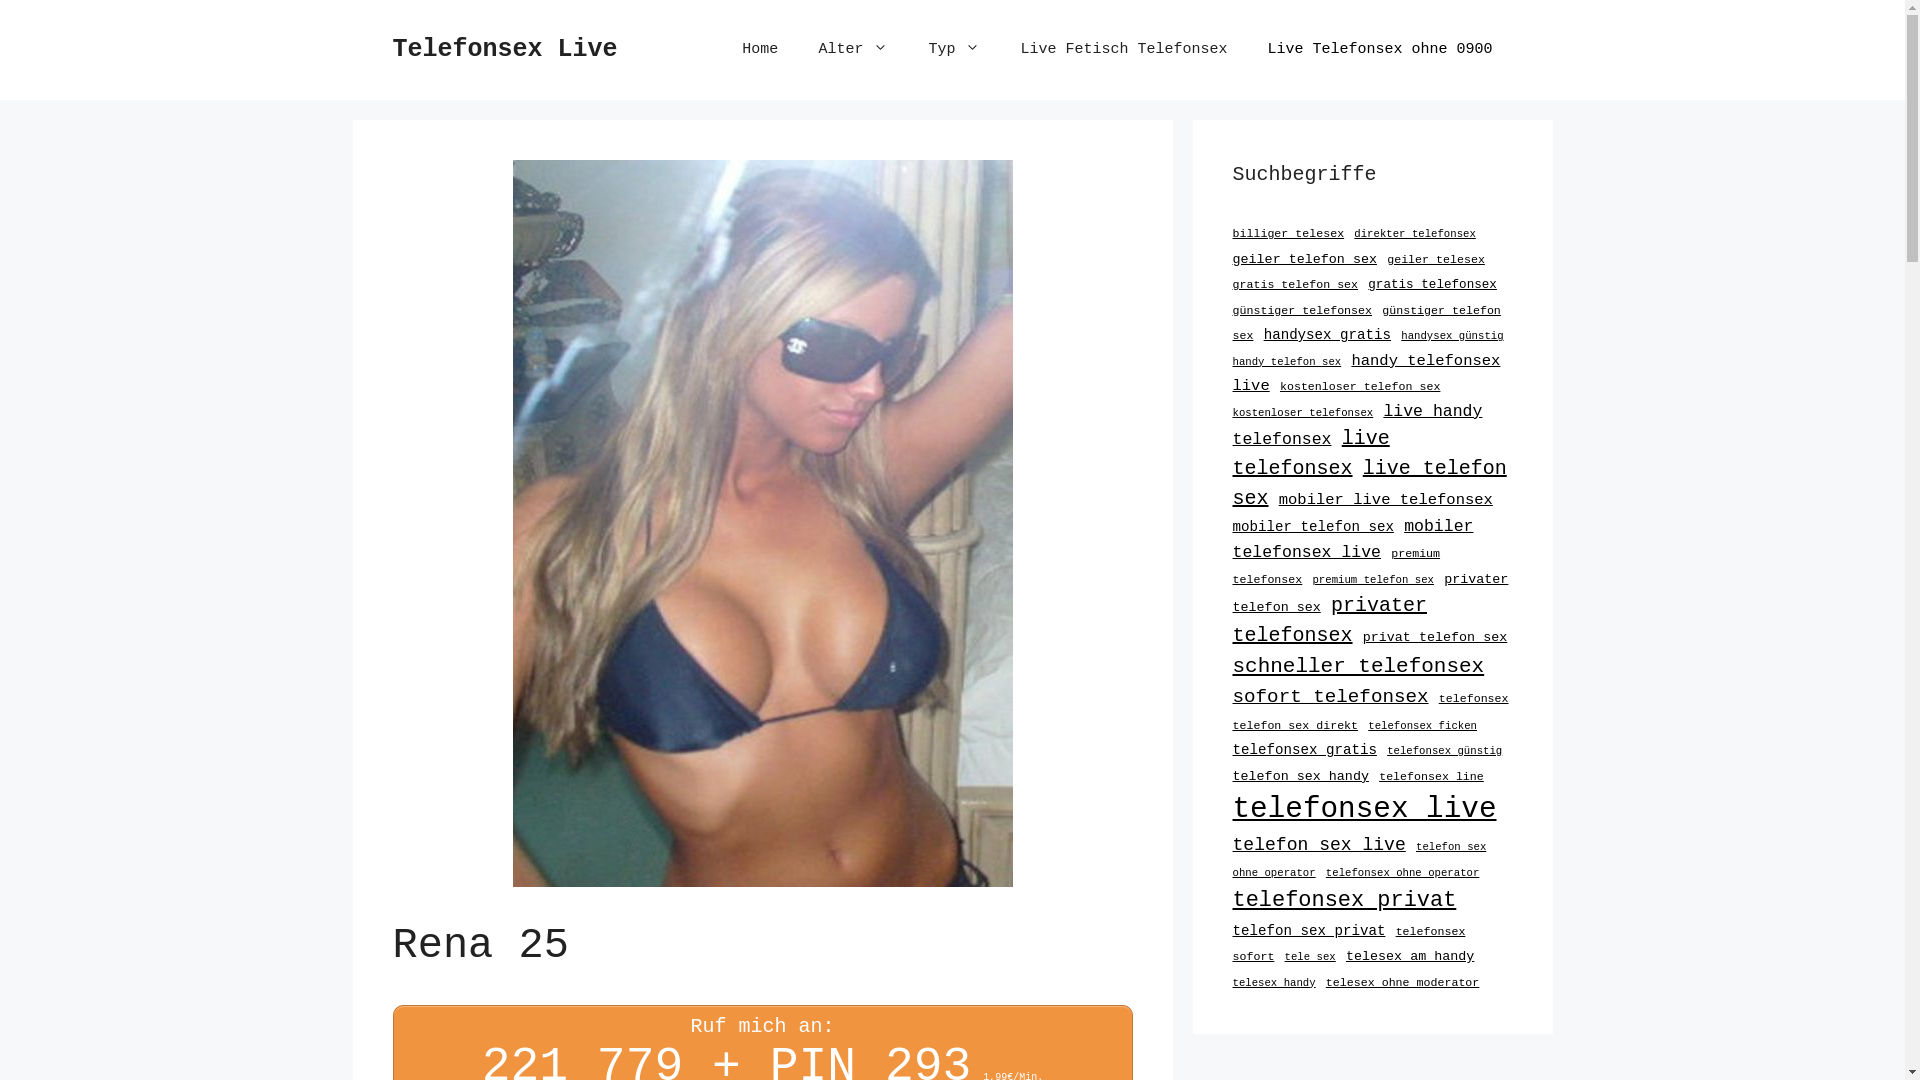 Image resolution: width=1920 pixels, height=1080 pixels. Describe the element at coordinates (1231, 666) in the screenshot. I see `'schneller telefonsex'` at that location.